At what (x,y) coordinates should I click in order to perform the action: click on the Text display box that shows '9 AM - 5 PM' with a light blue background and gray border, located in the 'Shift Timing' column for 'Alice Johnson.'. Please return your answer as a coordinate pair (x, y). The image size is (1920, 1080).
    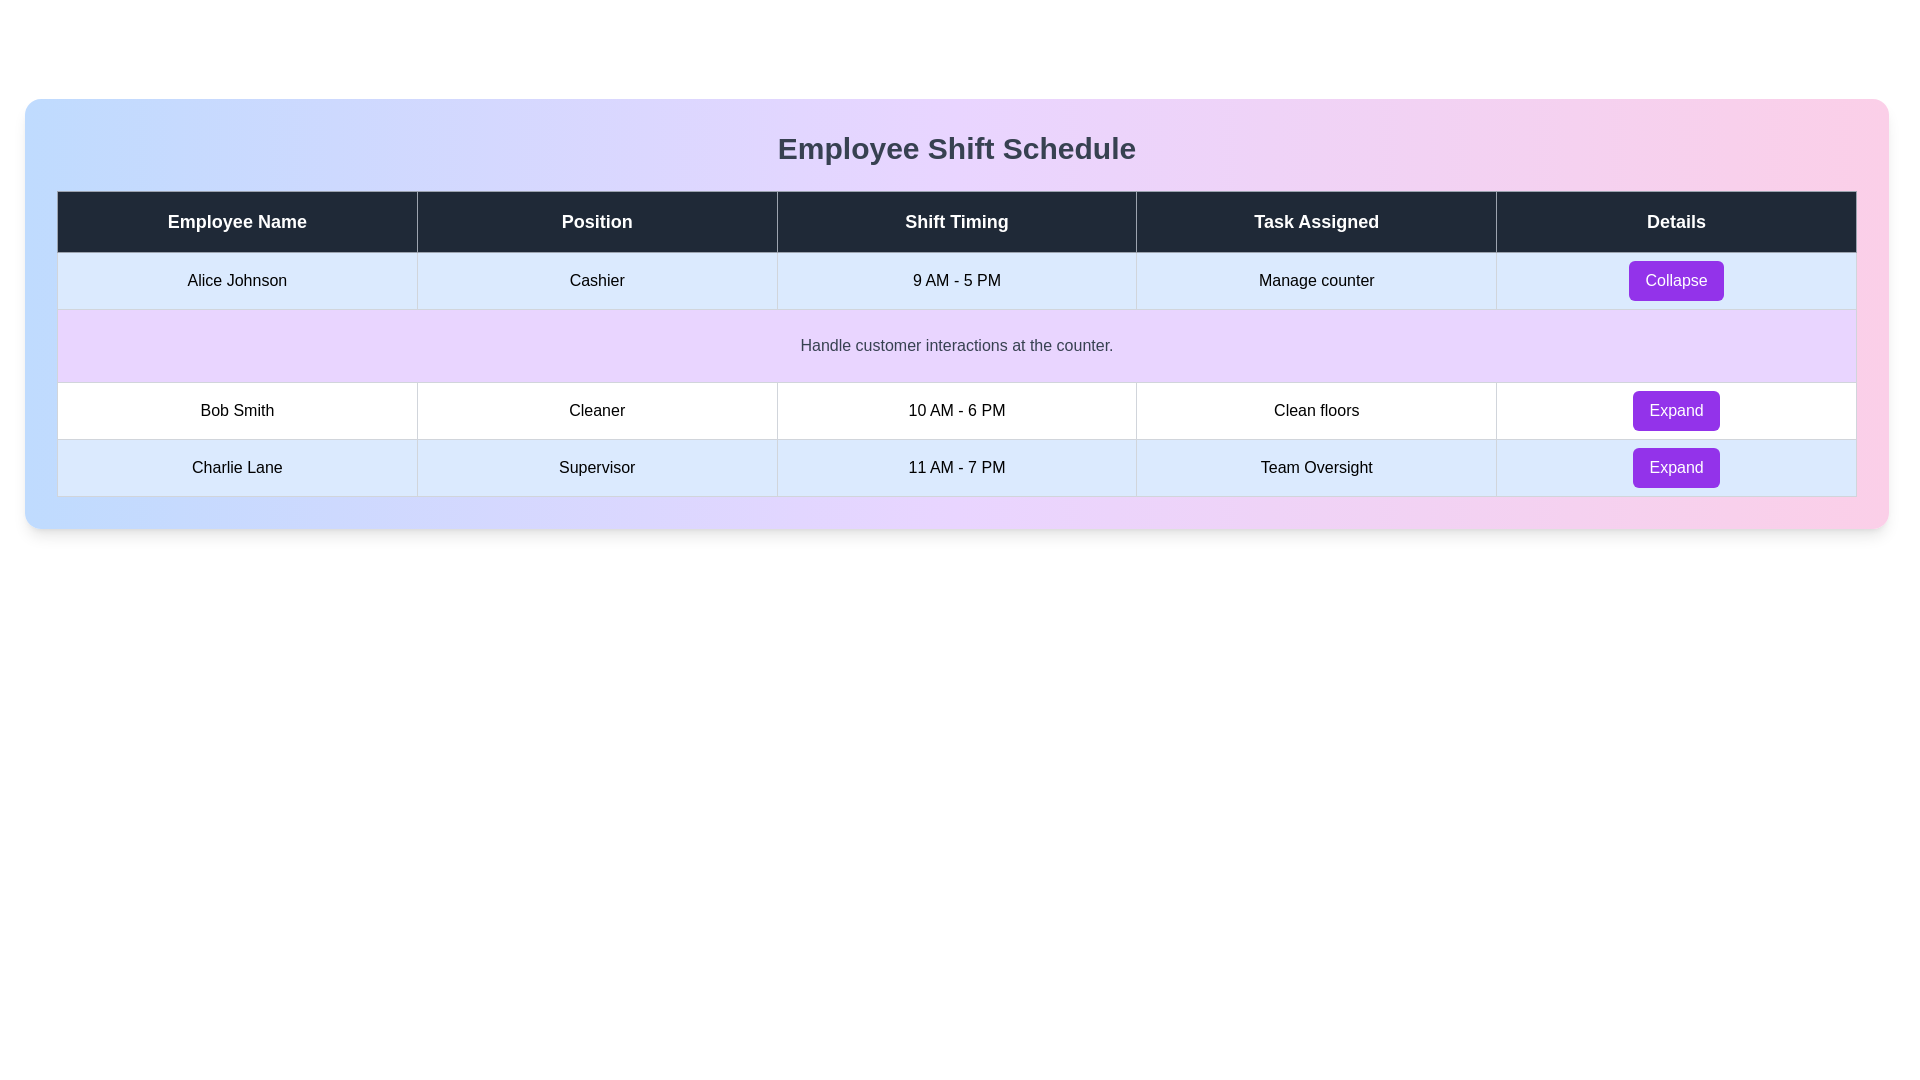
    Looking at the image, I should click on (955, 281).